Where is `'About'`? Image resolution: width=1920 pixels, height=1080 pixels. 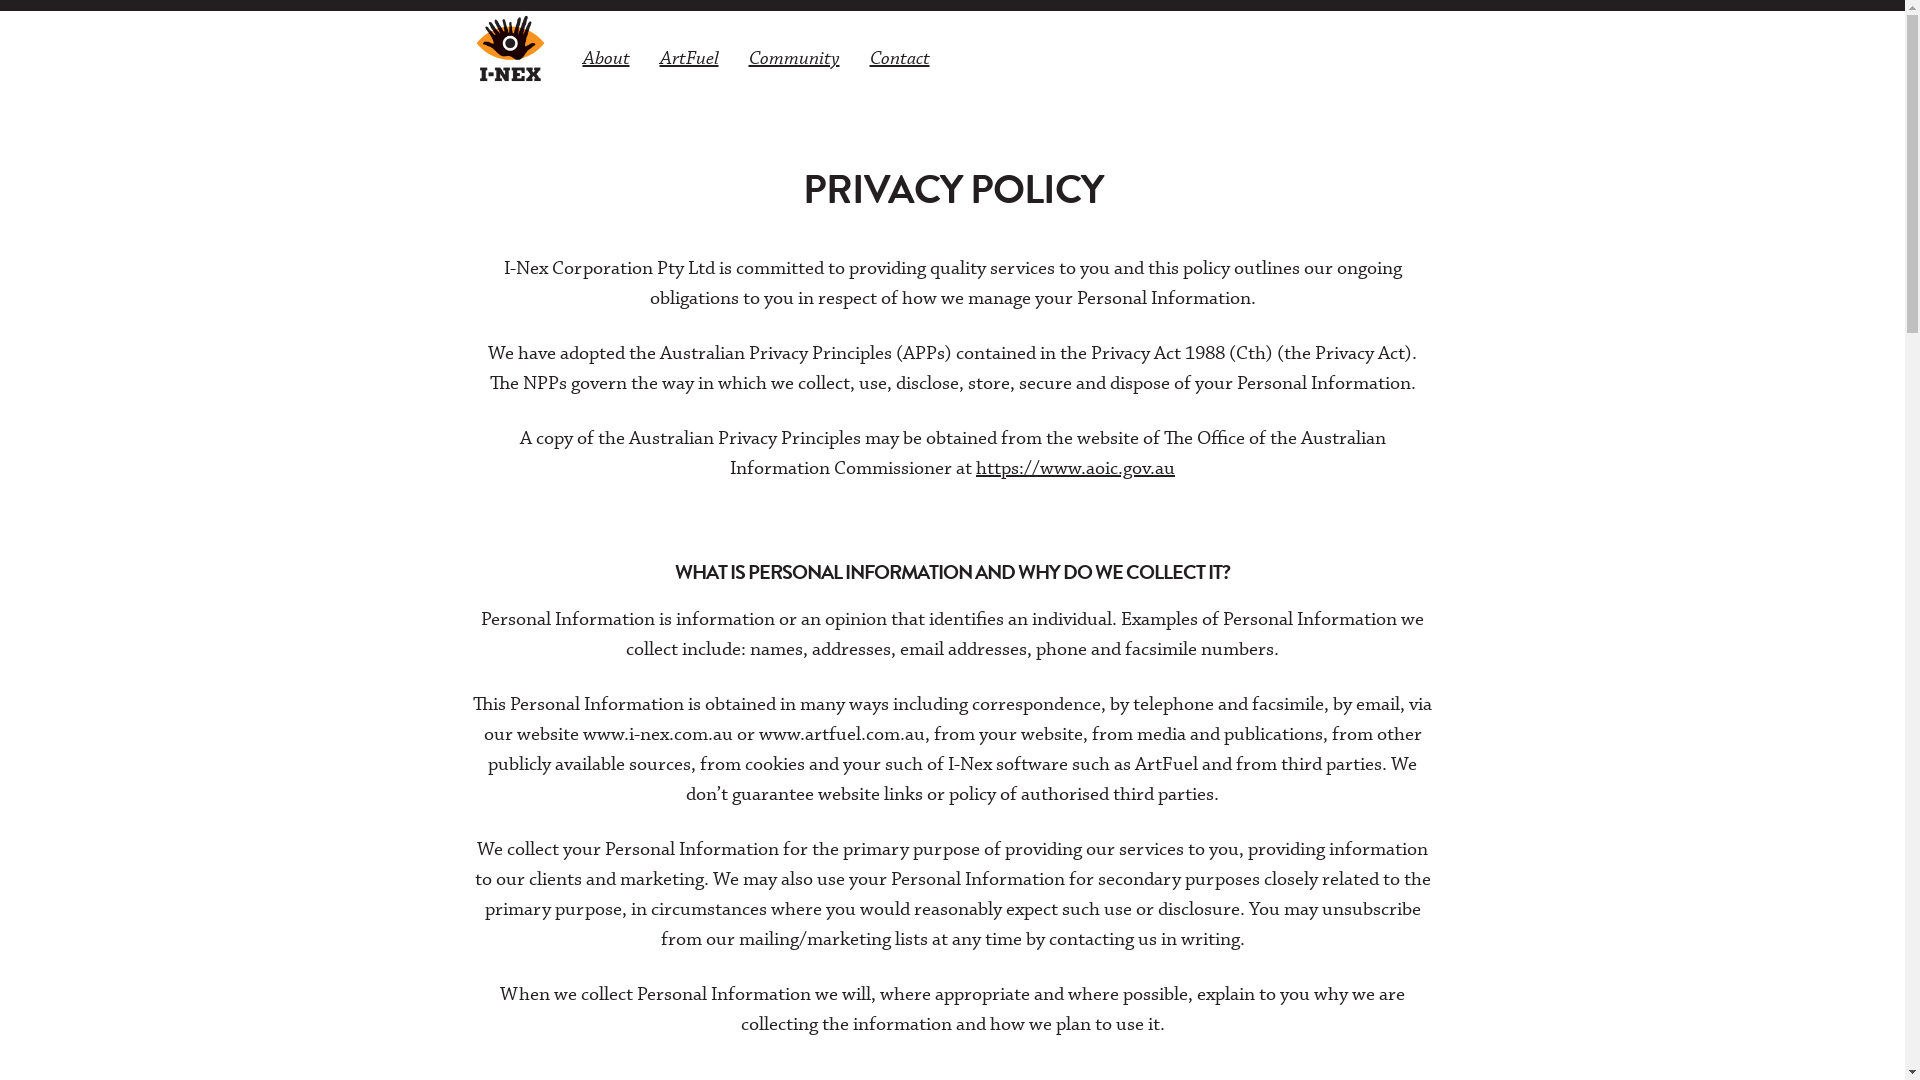
'About' is located at coordinates (605, 56).